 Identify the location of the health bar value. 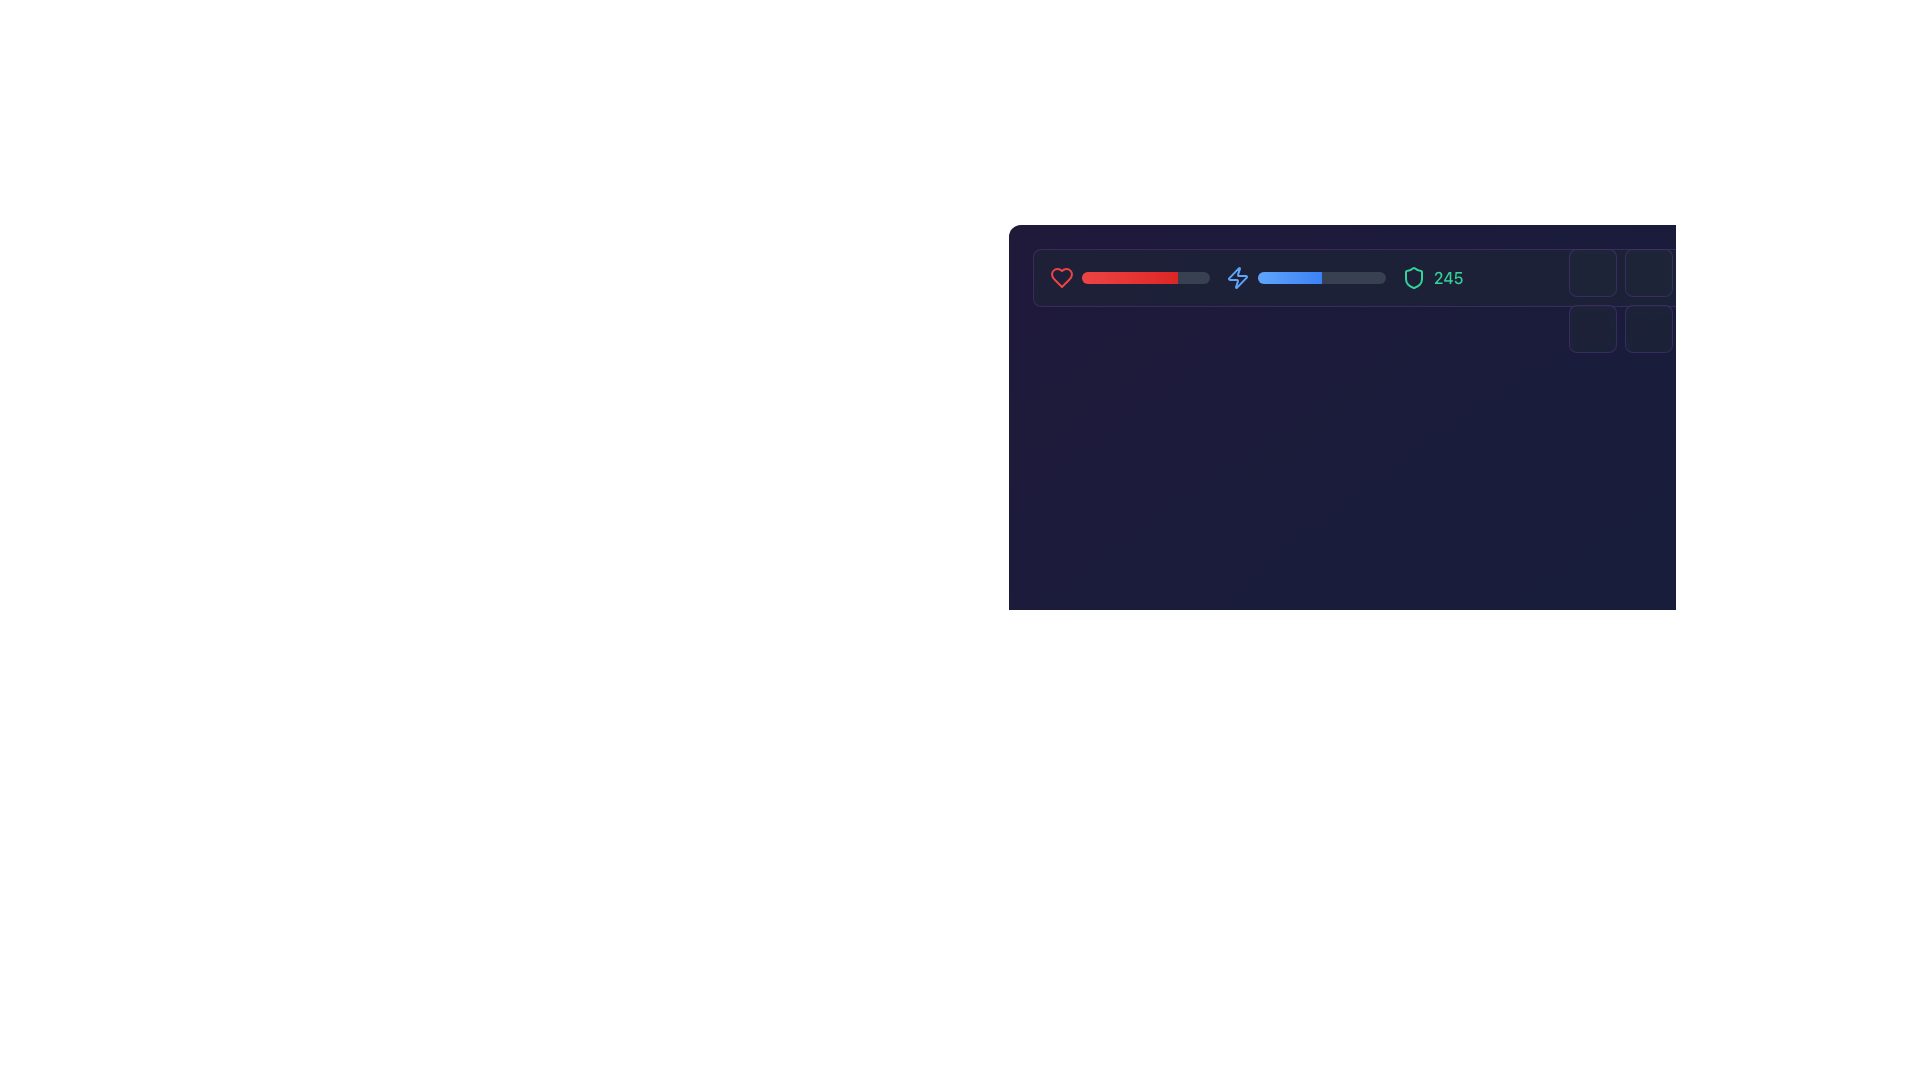
(1162, 277).